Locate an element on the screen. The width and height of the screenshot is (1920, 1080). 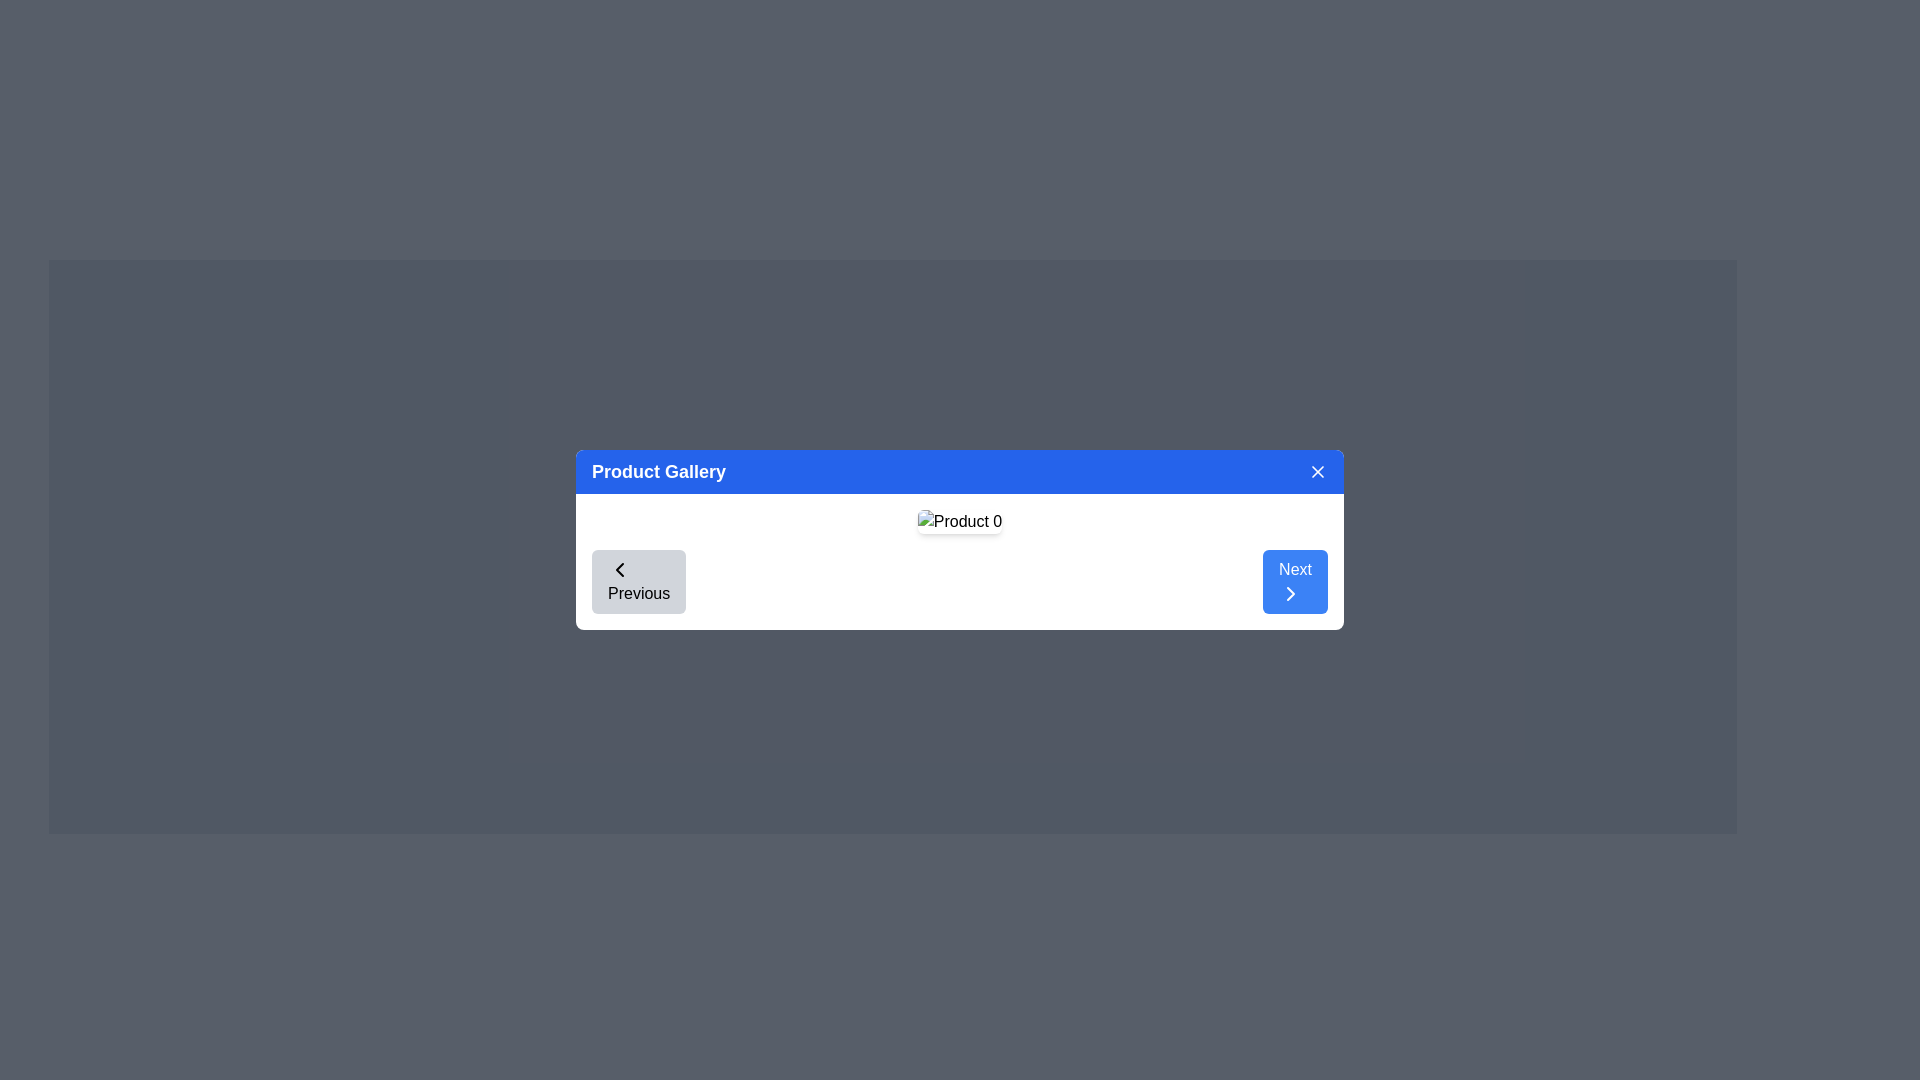
the 'Previous' button which contains the icon that signifies navigation to the previous item in a sequence is located at coordinates (618, 570).